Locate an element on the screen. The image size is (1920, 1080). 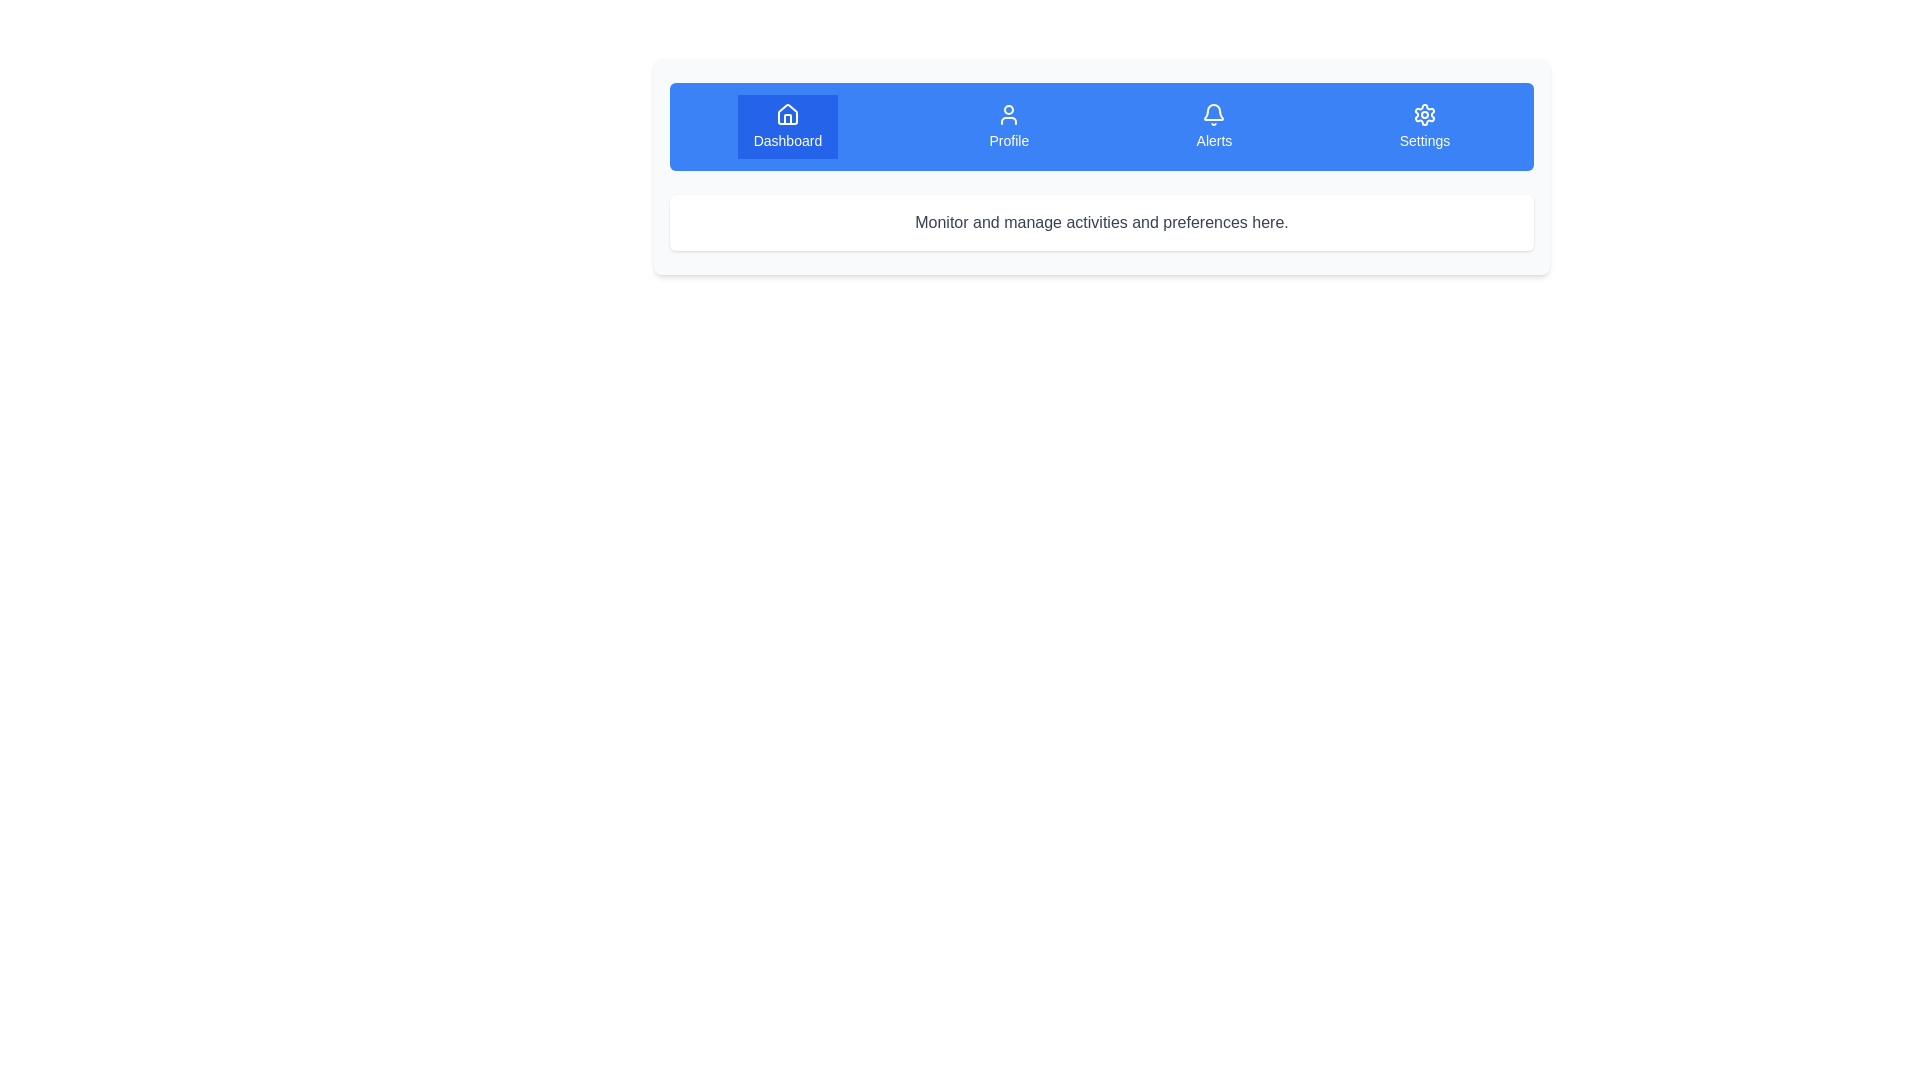
the Profile button located between the Dashboard and Alerts buttons to observe the scaling animation is located at coordinates (1009, 127).